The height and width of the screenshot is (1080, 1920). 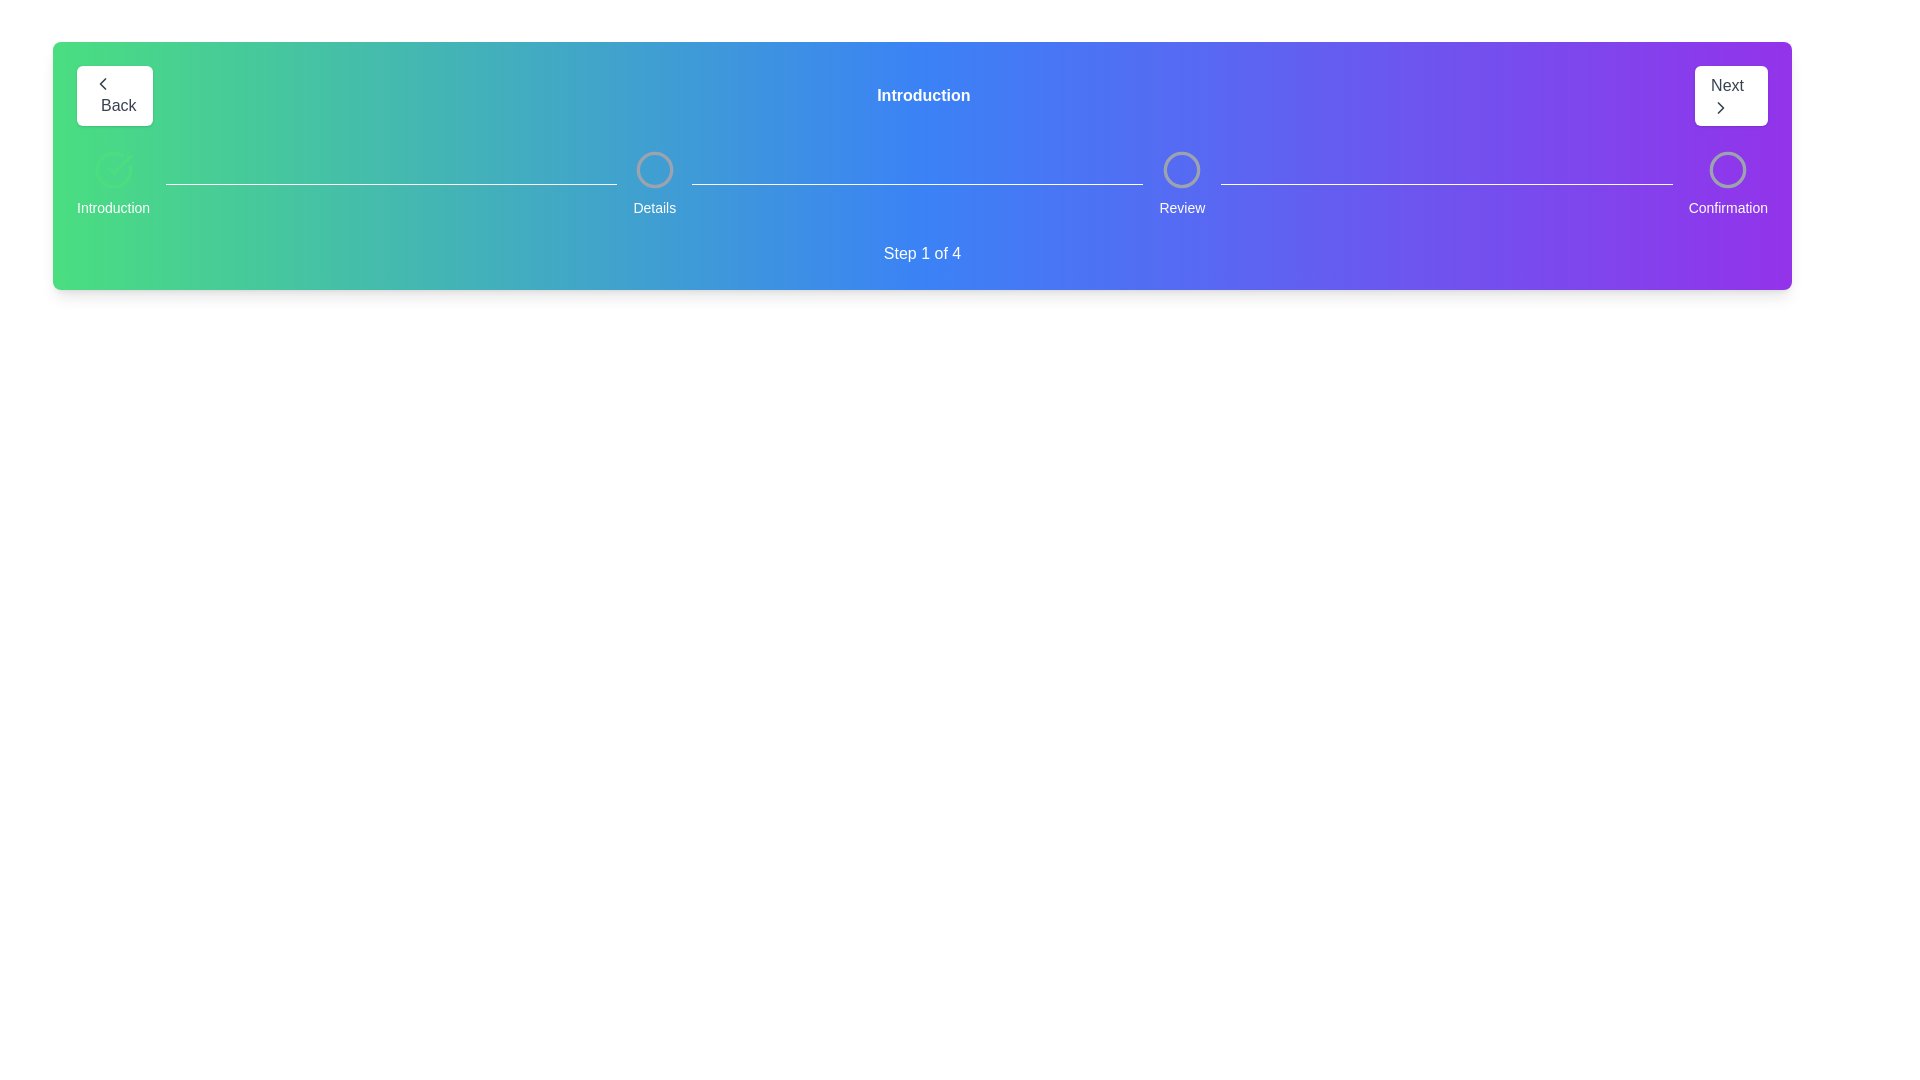 I want to click on keyboard navigation, so click(x=921, y=184).